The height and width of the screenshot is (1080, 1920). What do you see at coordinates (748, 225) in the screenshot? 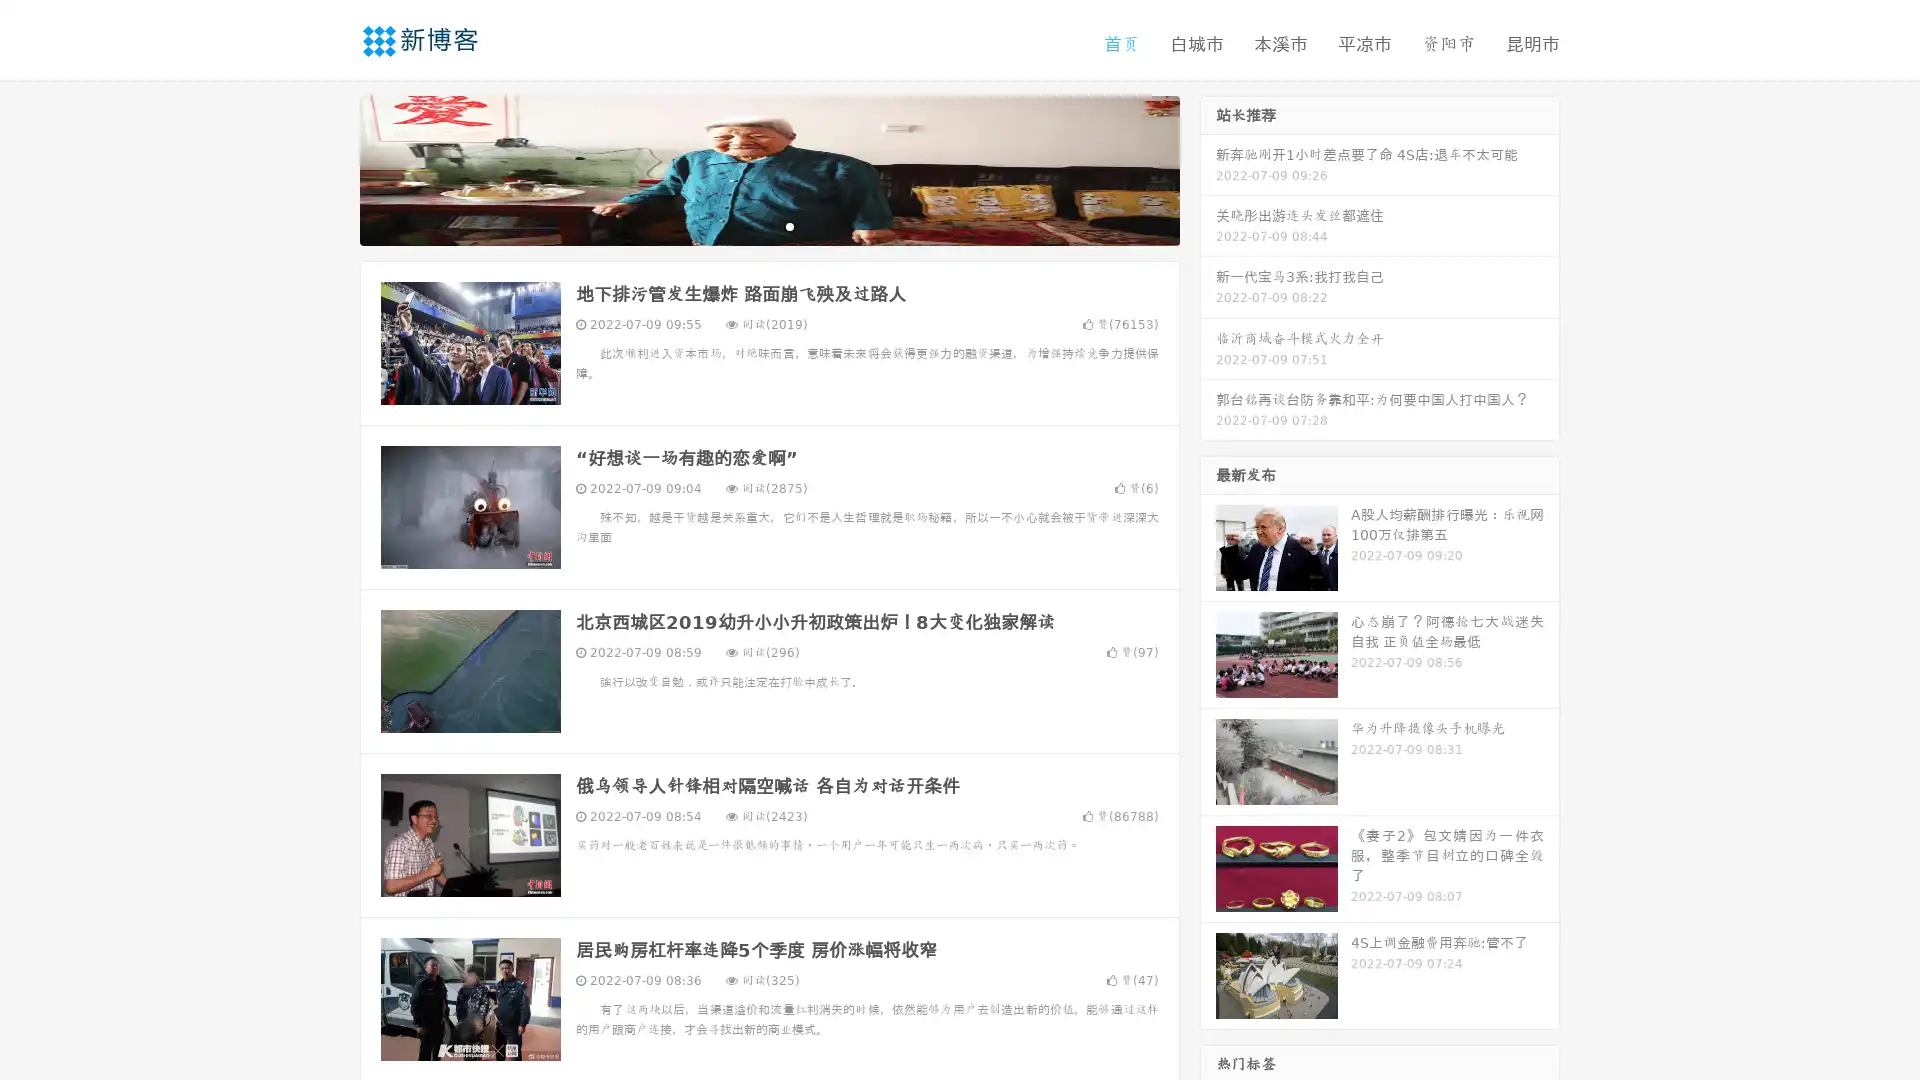
I see `Go to slide 1` at bounding box center [748, 225].